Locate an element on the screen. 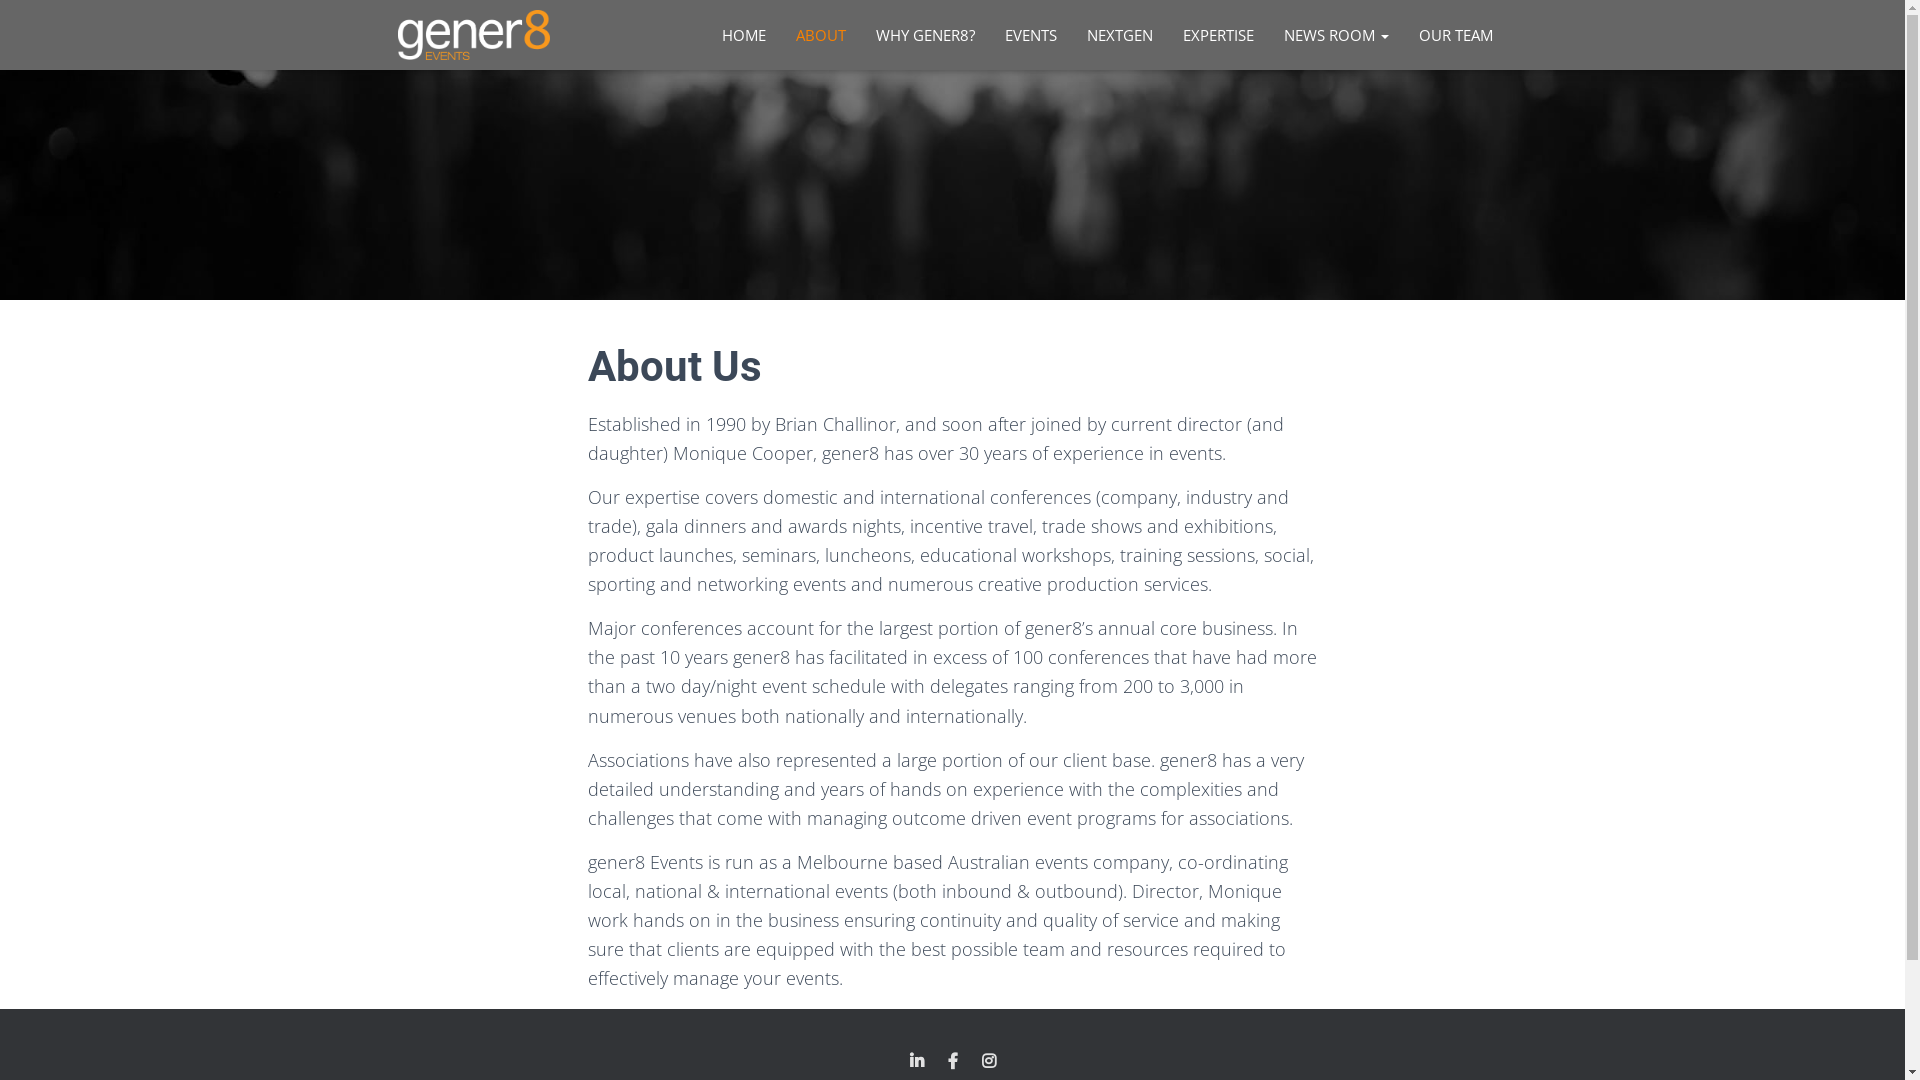 Image resolution: width=1920 pixels, height=1080 pixels. 'gener8 events' is located at coordinates (382, 34).